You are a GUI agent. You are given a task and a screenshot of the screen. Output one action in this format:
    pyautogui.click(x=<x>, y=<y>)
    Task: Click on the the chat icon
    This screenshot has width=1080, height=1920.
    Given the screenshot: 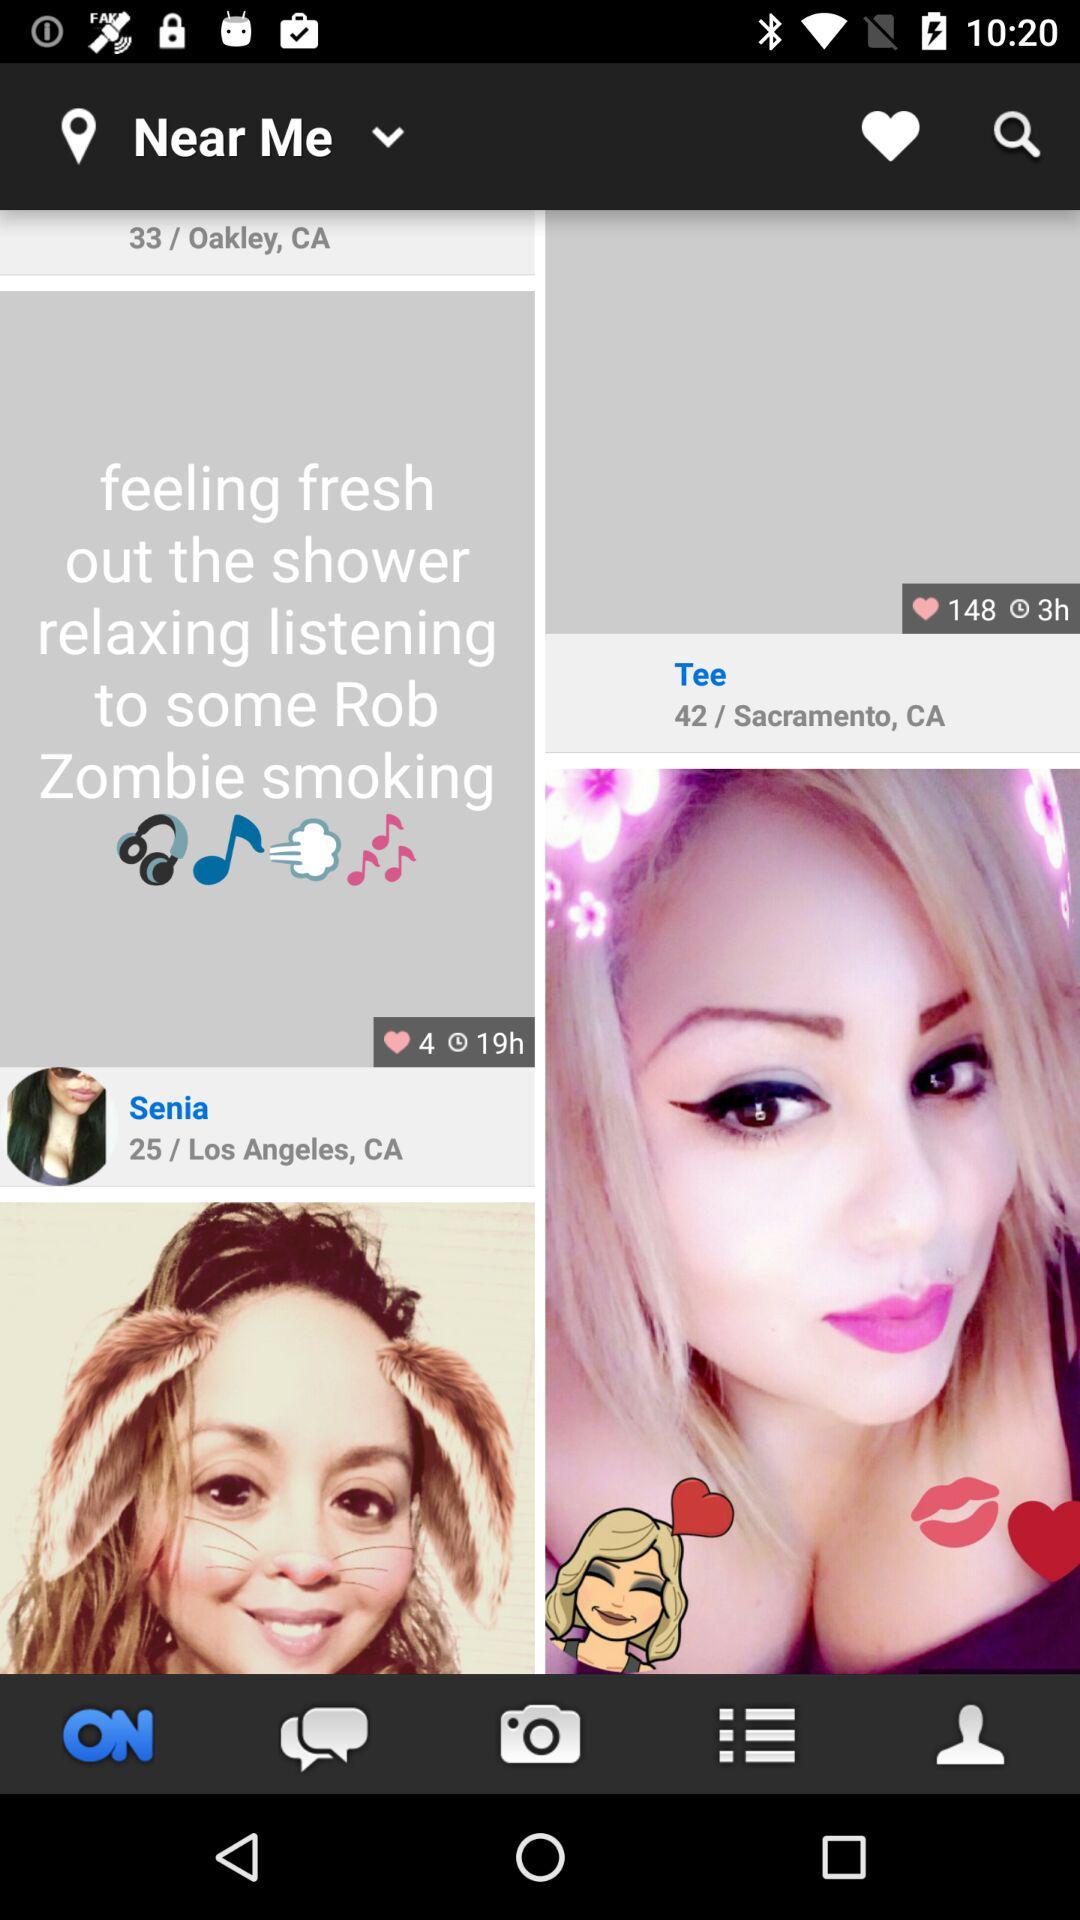 What is the action you would take?
    pyautogui.click(x=323, y=1733)
    